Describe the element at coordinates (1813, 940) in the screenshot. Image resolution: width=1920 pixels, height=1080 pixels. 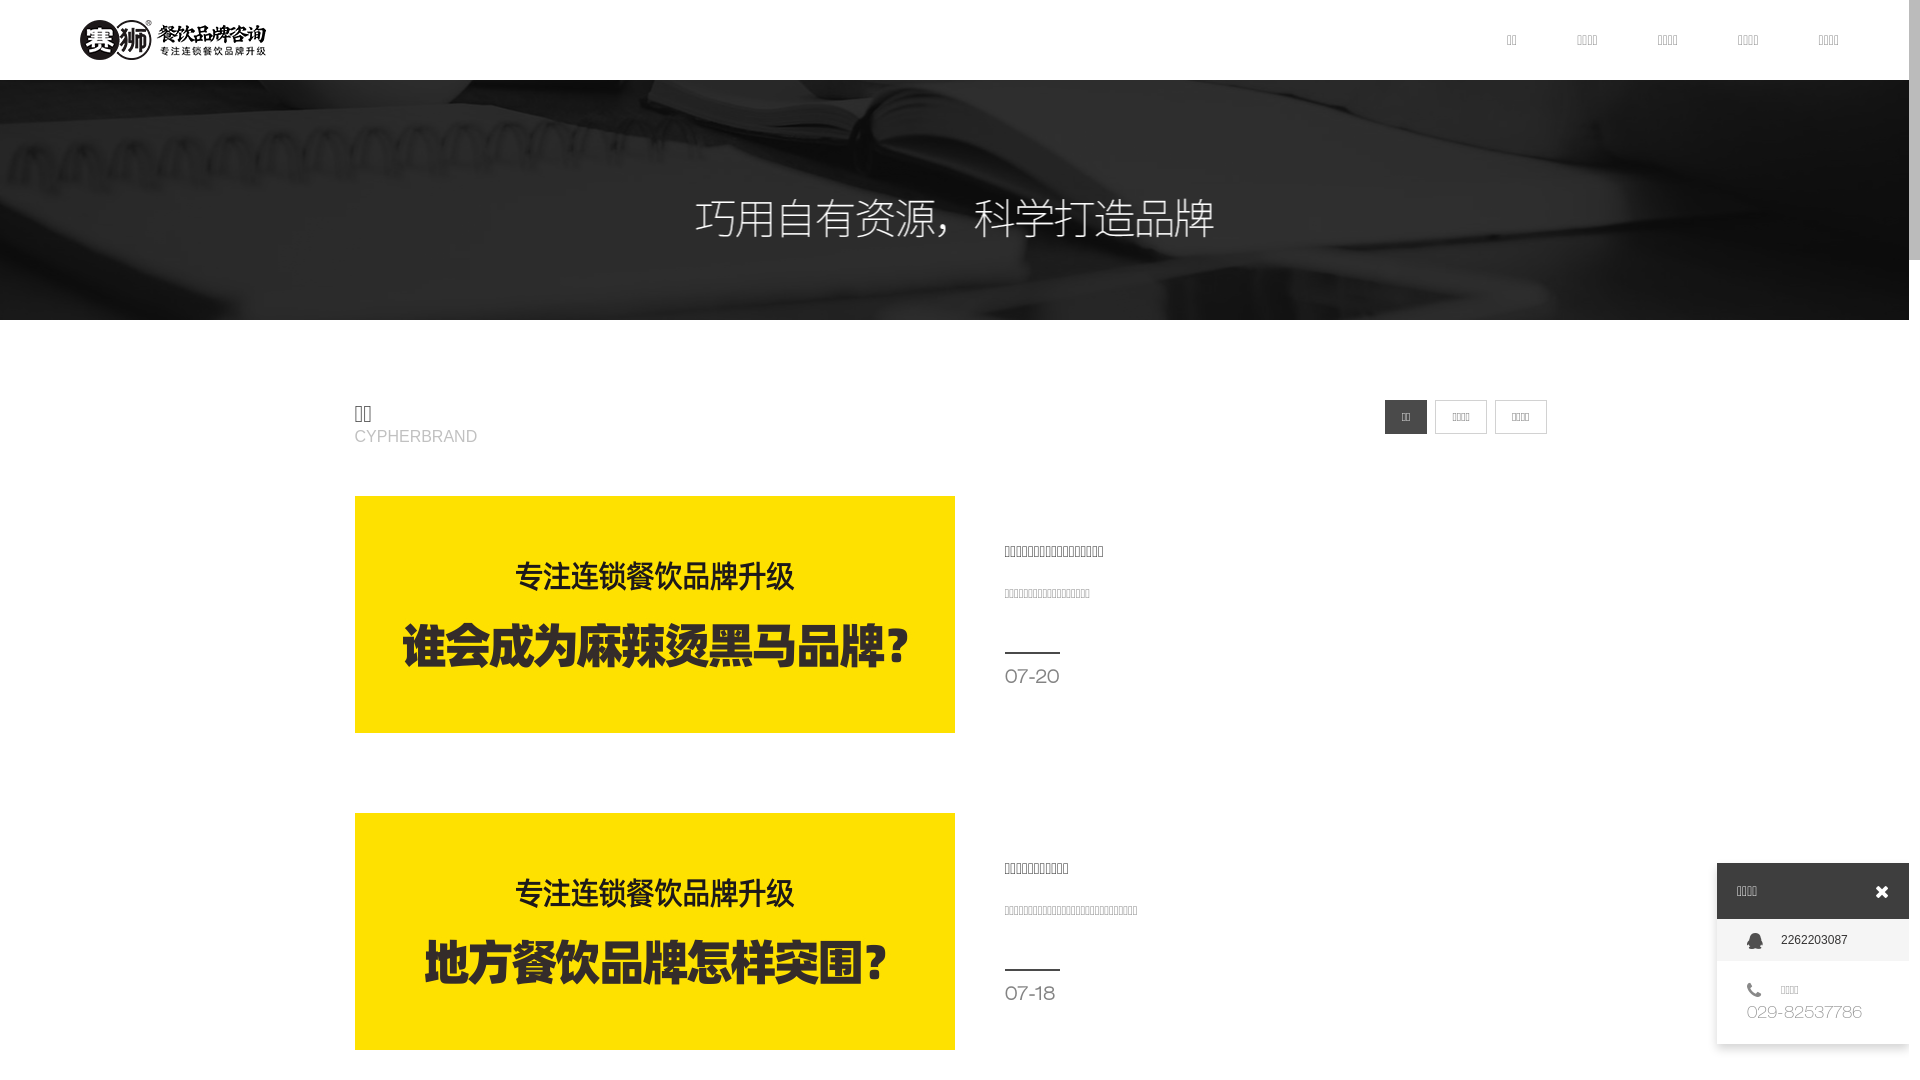
I see `'2262203087'` at that location.